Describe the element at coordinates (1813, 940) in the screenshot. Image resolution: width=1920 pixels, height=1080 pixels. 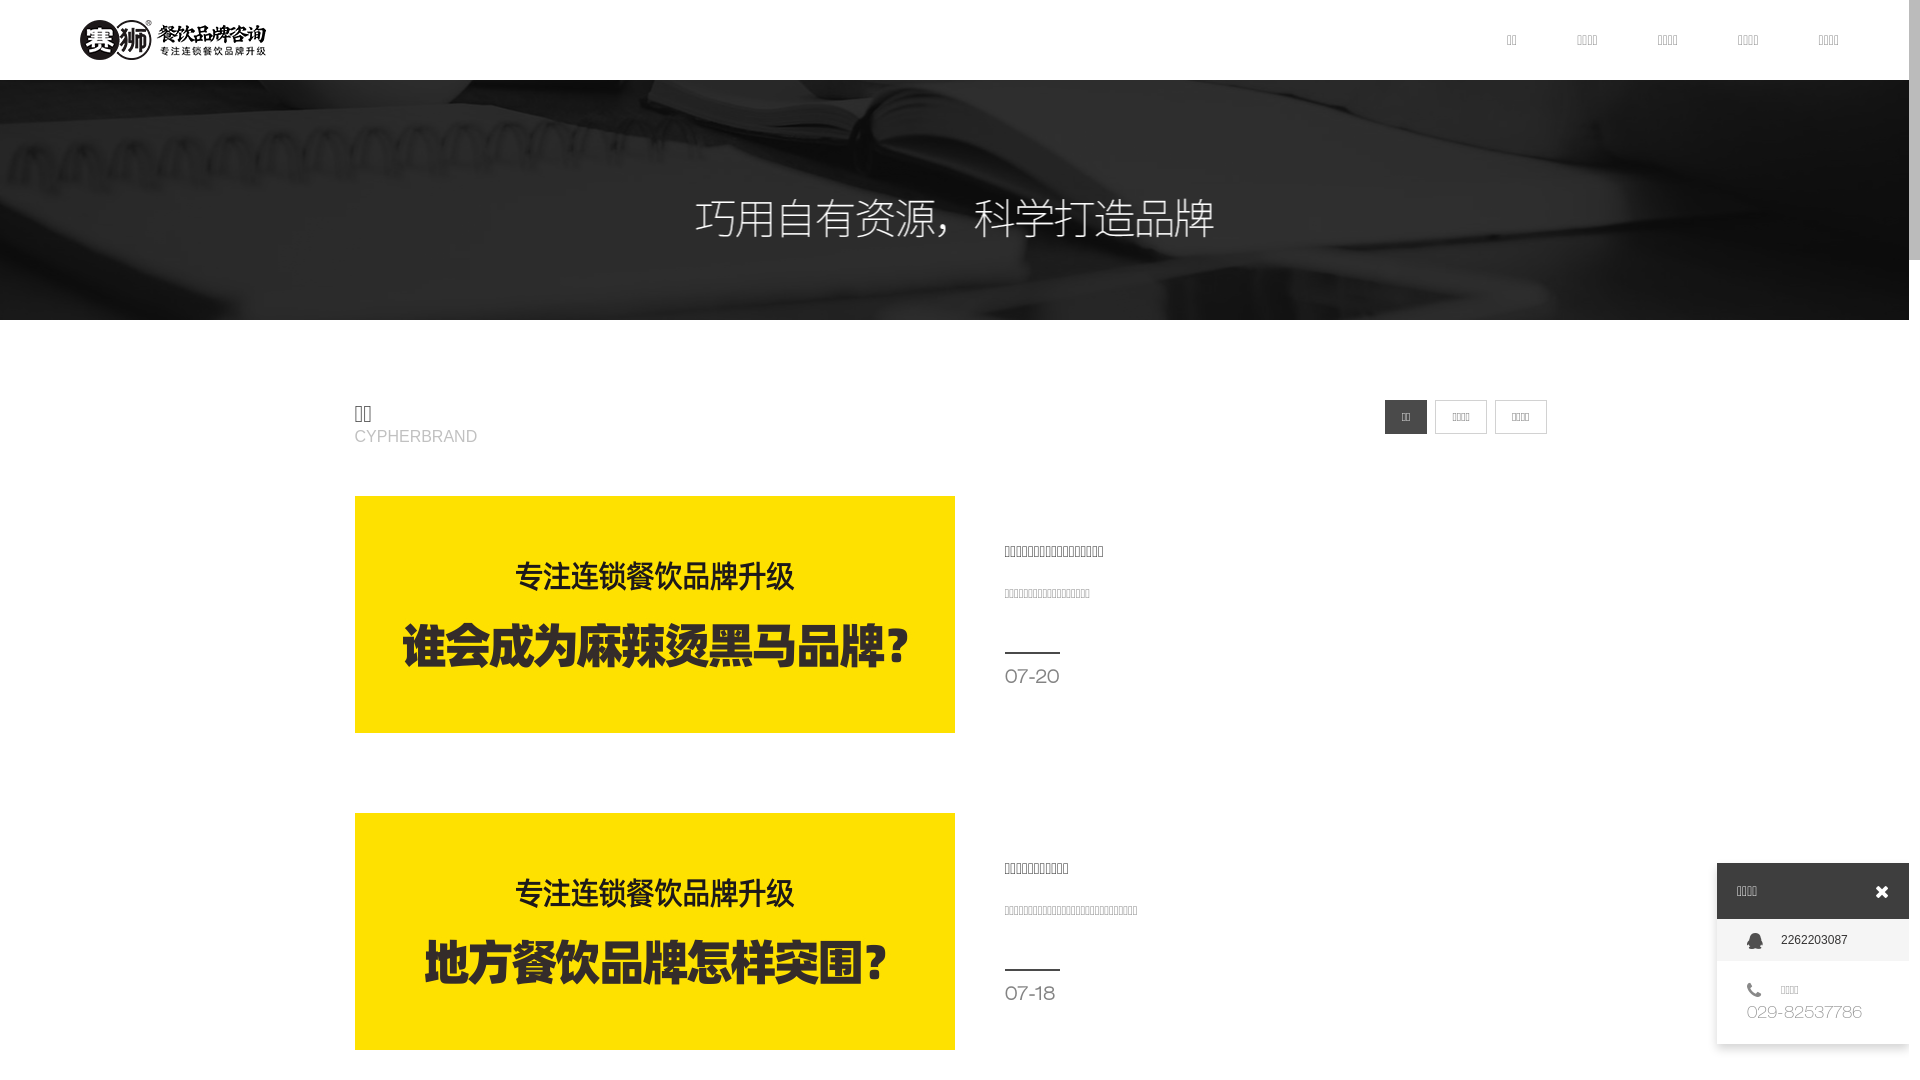
I see `'2262203087'` at that location.